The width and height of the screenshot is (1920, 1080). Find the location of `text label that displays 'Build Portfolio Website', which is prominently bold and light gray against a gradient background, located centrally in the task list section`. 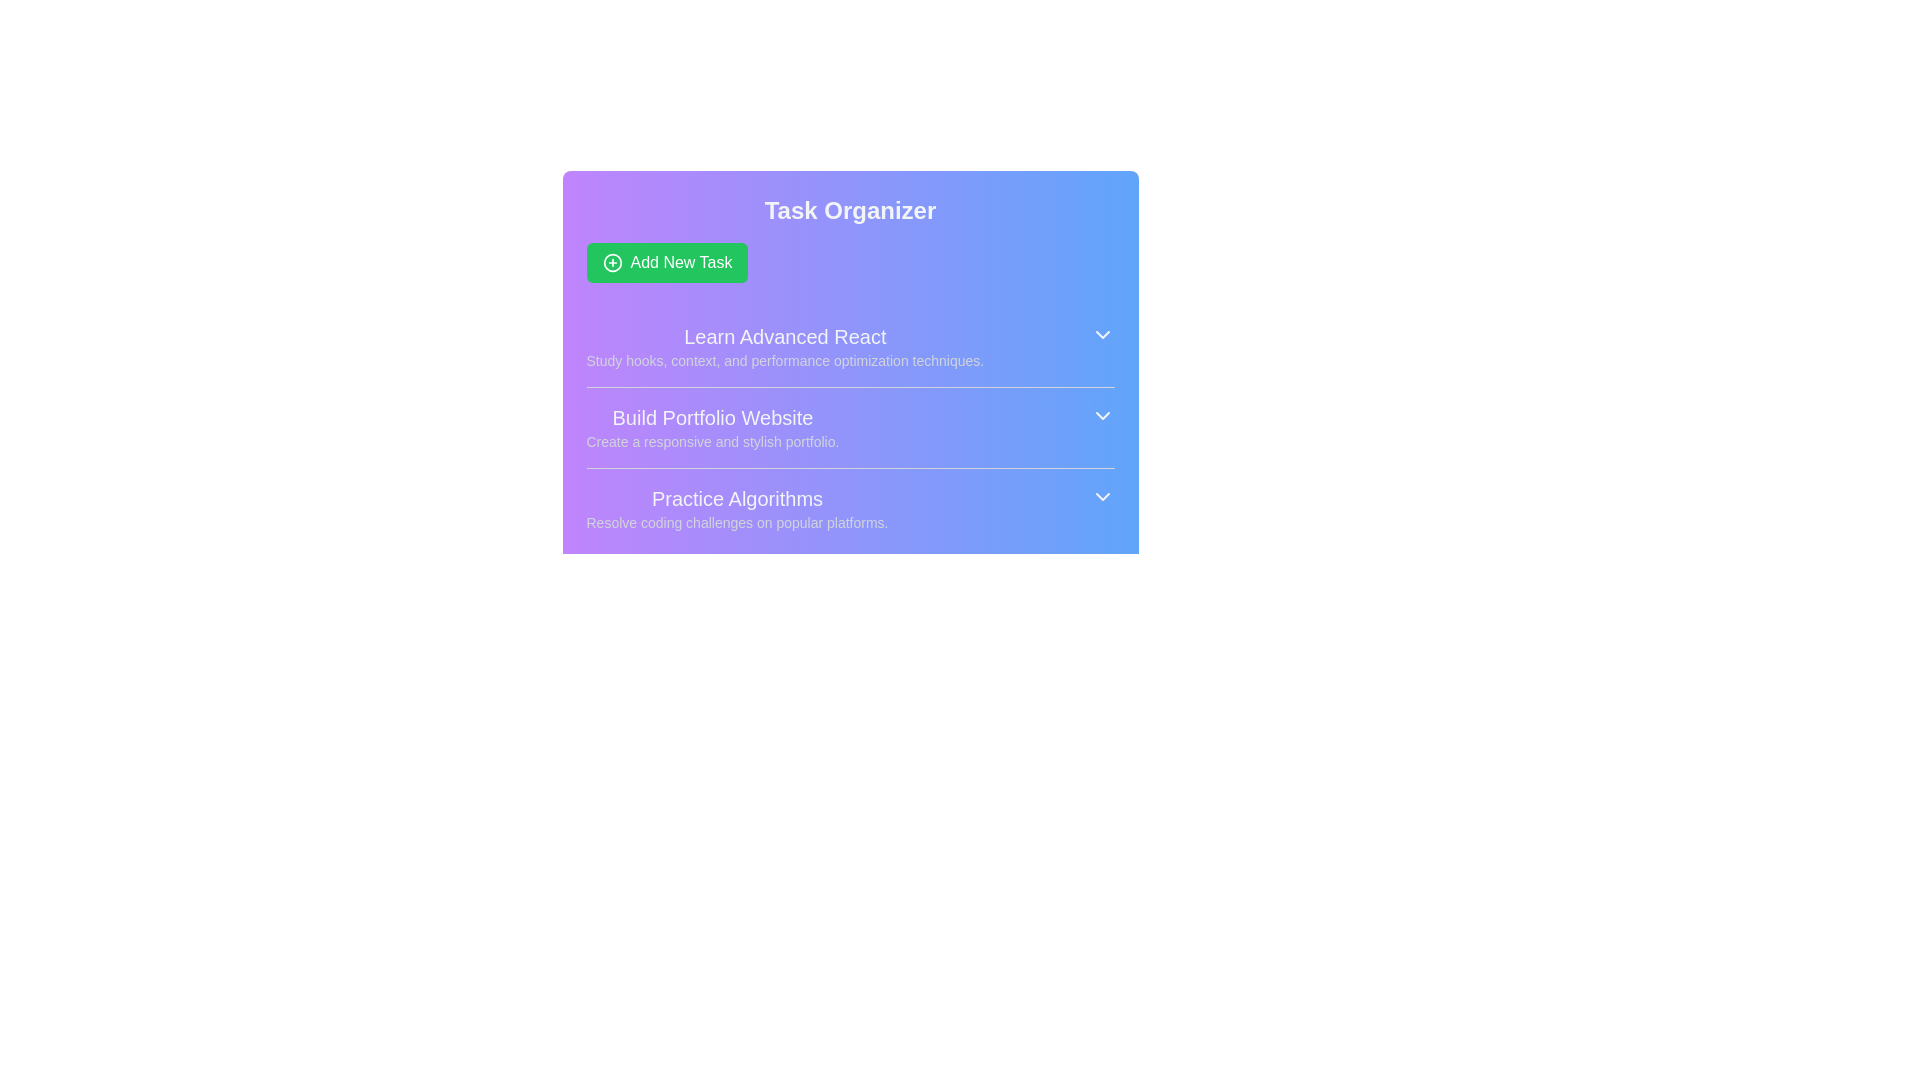

text label that displays 'Build Portfolio Website', which is prominently bold and light gray against a gradient background, located centrally in the task list section is located at coordinates (712, 416).